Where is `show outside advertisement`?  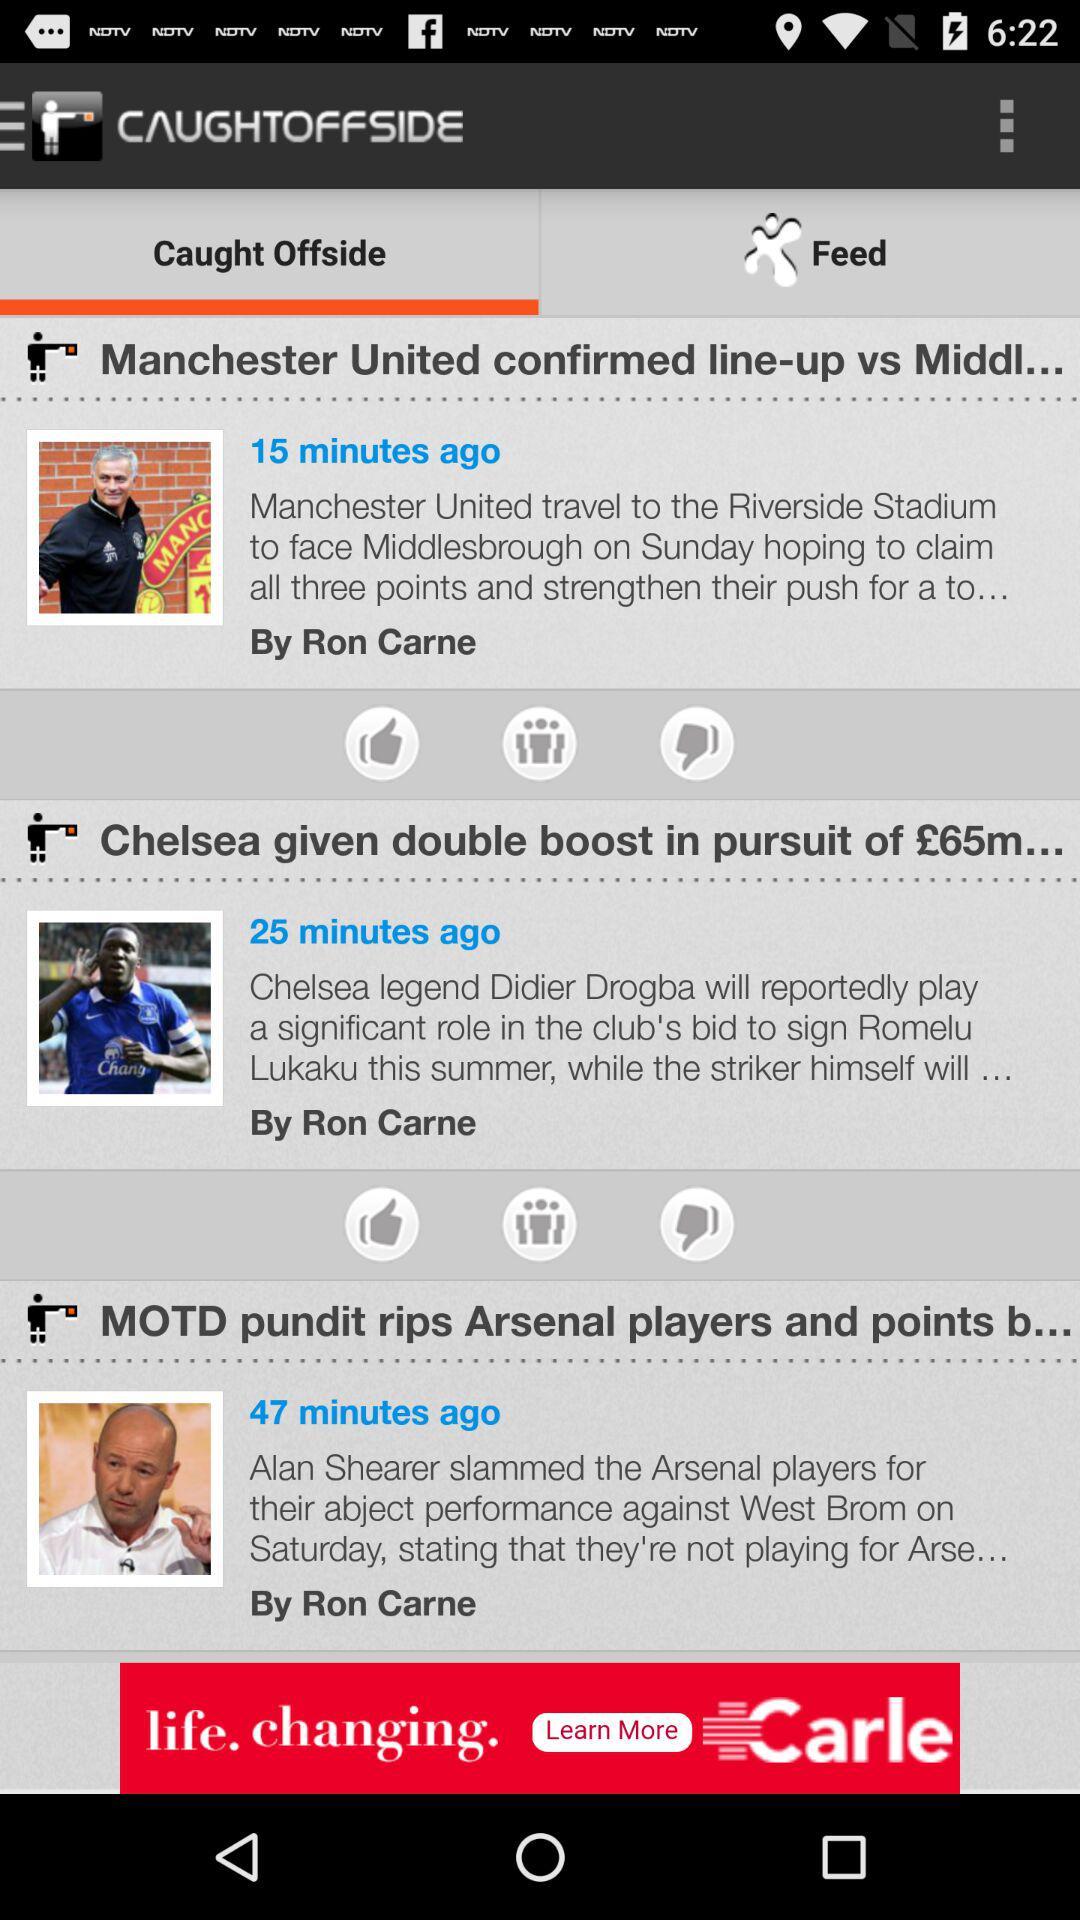 show outside advertisement is located at coordinates (540, 1727).